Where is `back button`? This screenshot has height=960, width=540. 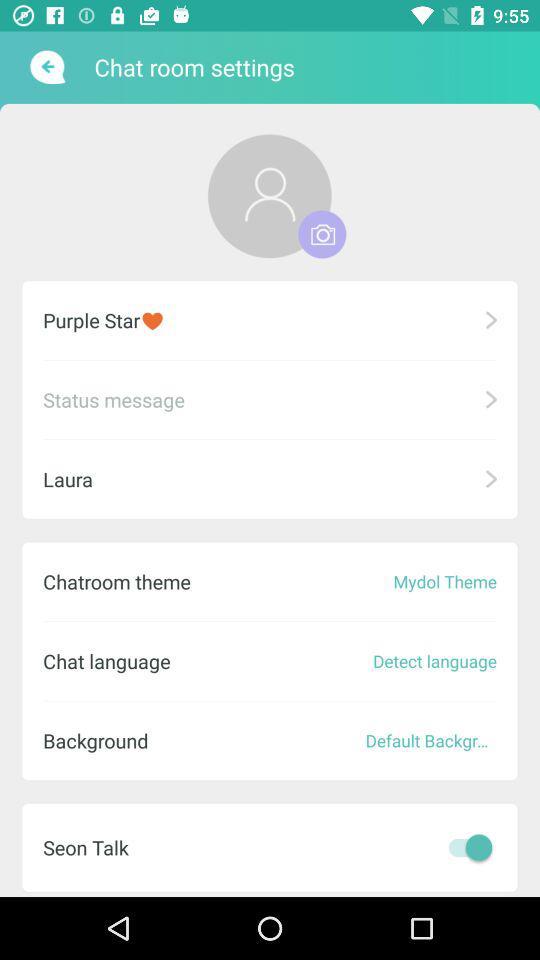 back button is located at coordinates (45, 67).